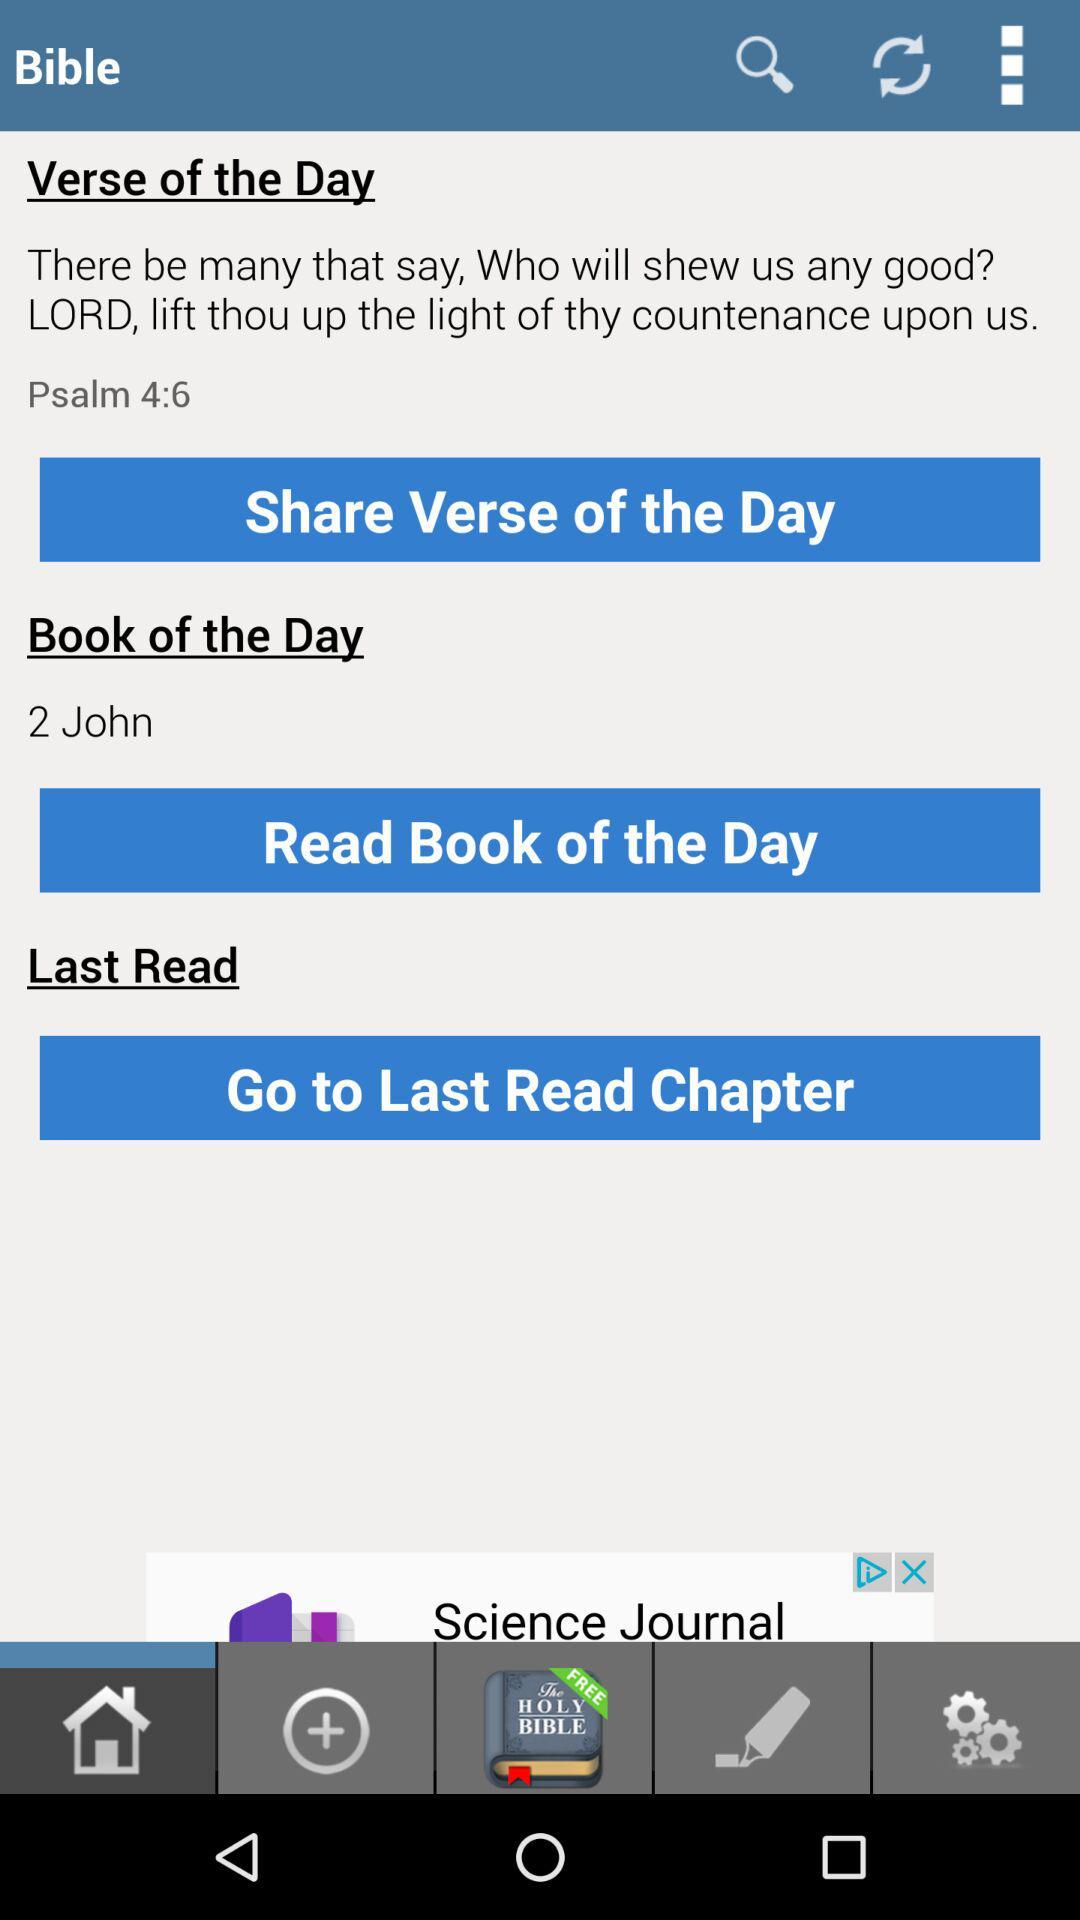  I want to click on the edit icon, so click(762, 1851).